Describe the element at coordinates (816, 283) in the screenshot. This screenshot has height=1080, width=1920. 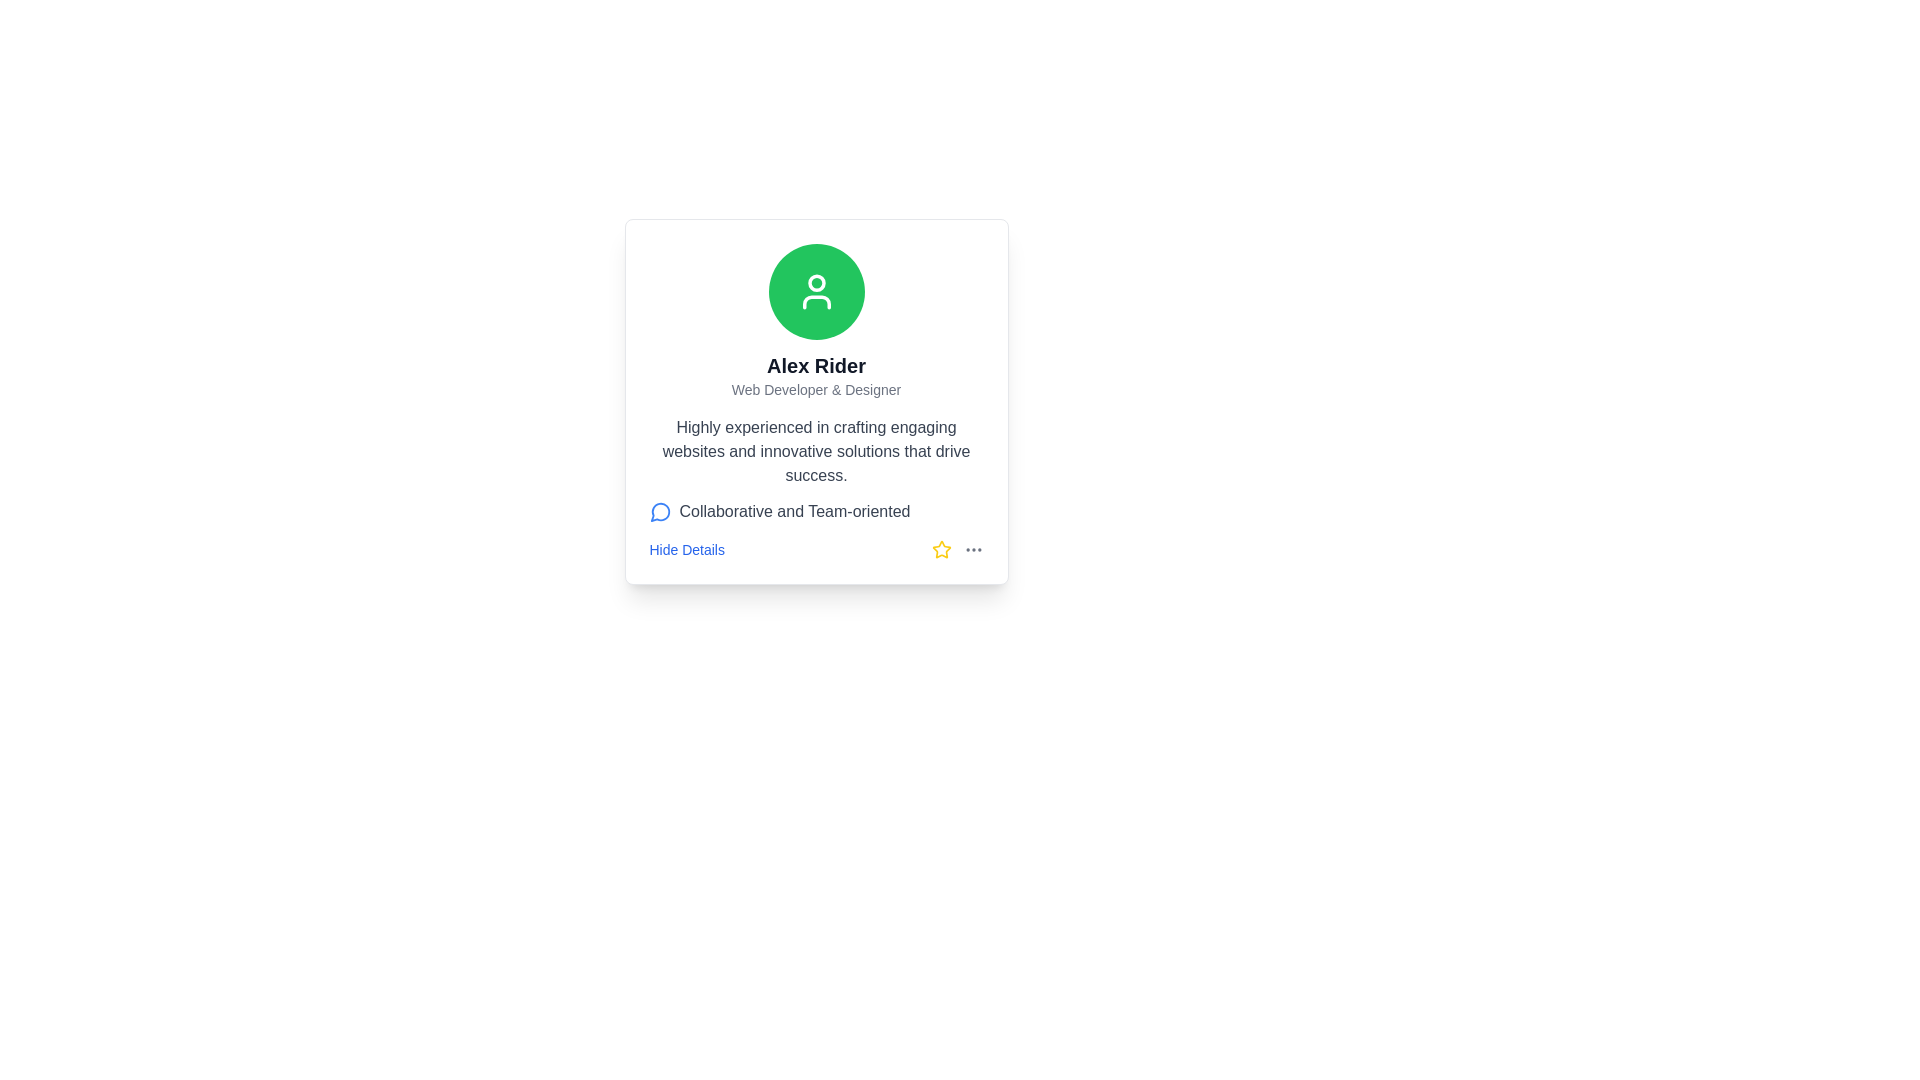
I see `small circular shape representing the head in the user icon by opening the developer tools` at that location.